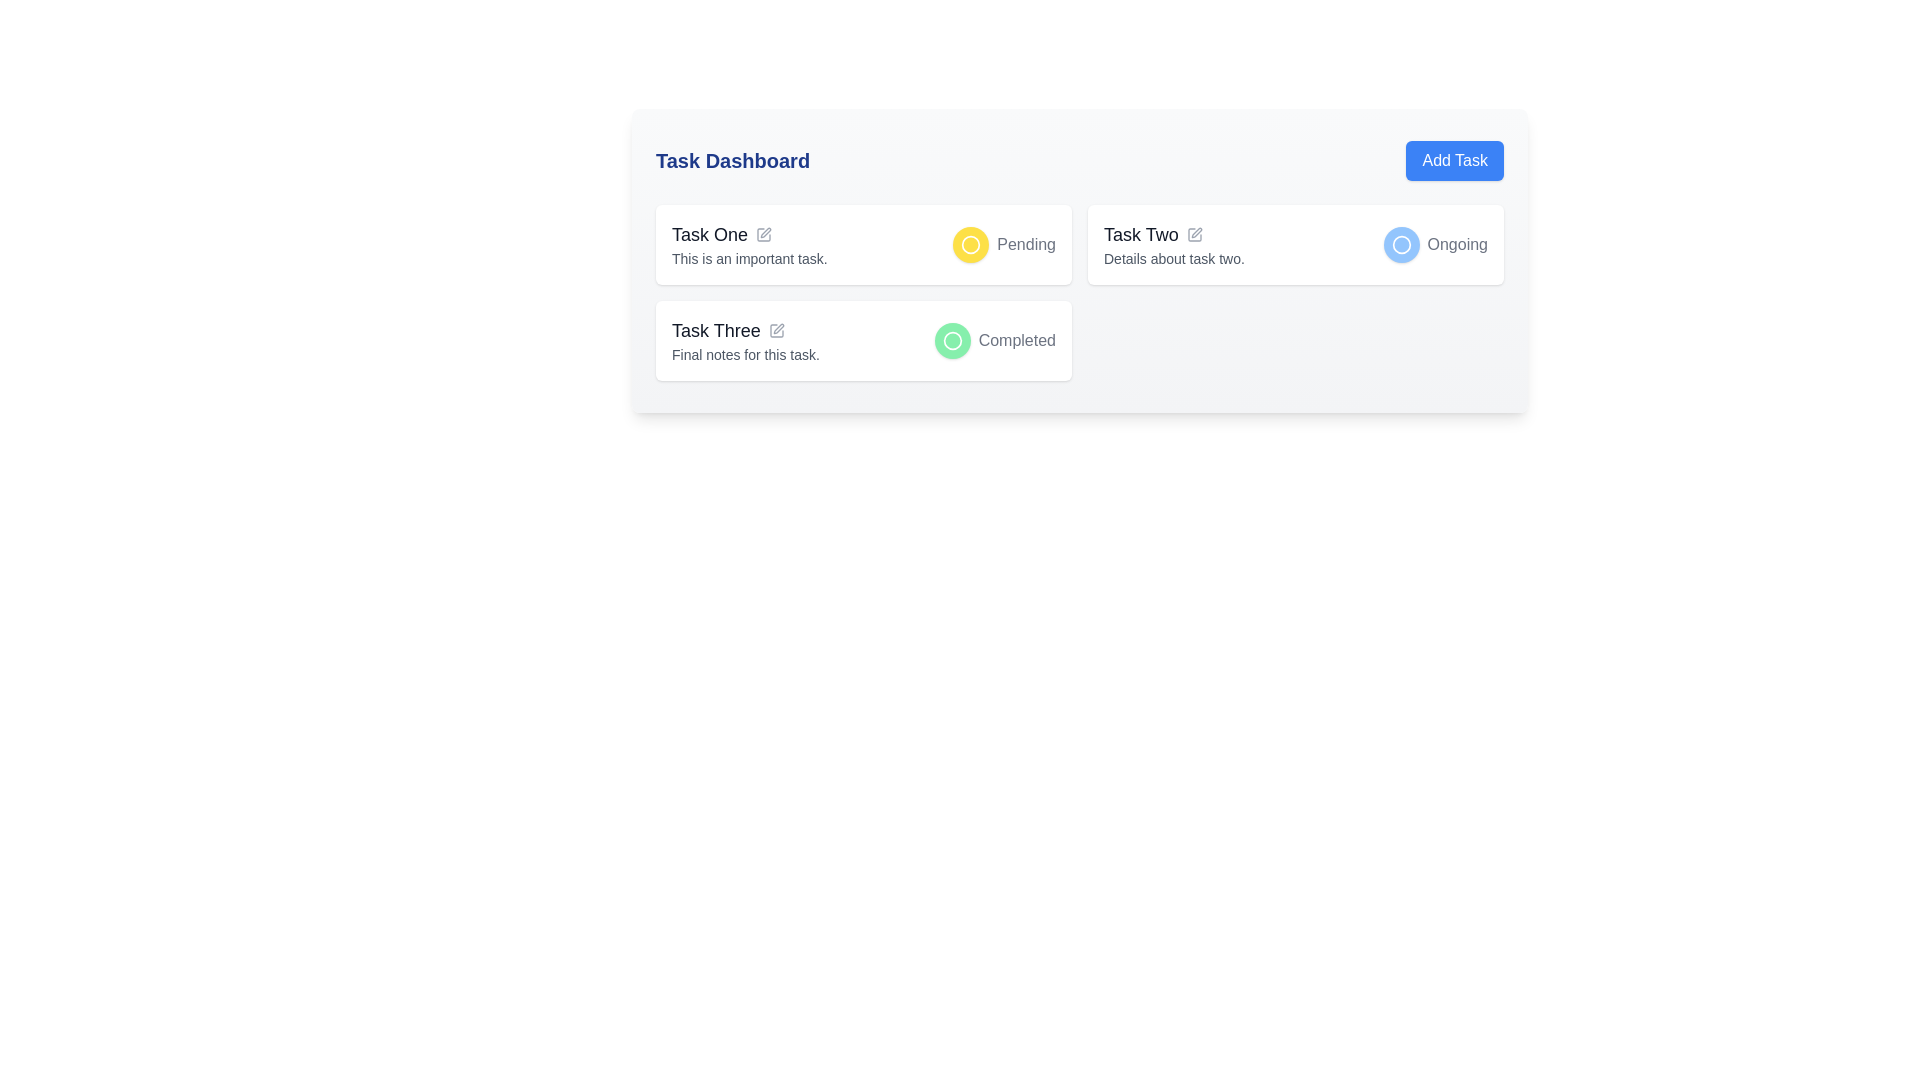 The image size is (1920, 1080). What do you see at coordinates (1400, 244) in the screenshot?
I see `the status indicator button located to the left of the 'Ongoing' text in the top-right section of the second task's details row for accessibility interaction` at bounding box center [1400, 244].